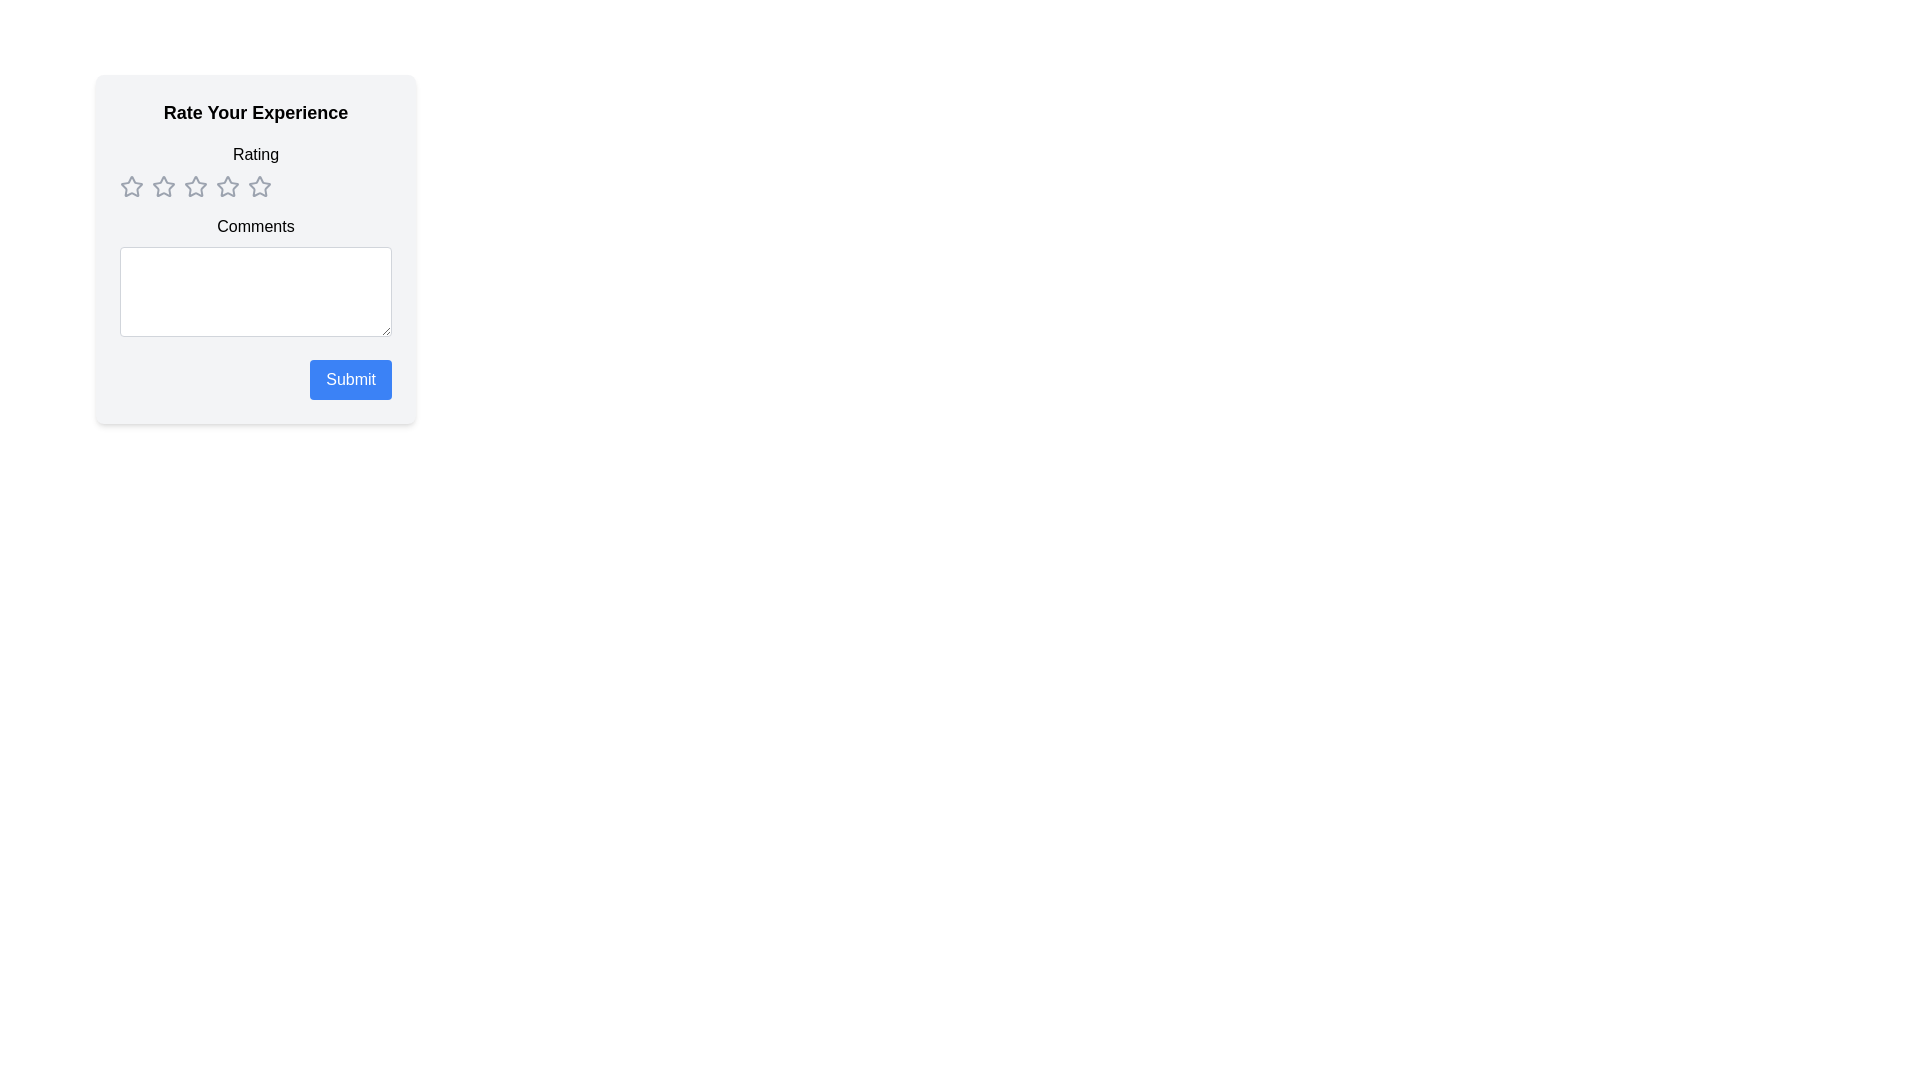 The image size is (1920, 1080). Describe the element at coordinates (196, 186) in the screenshot. I see `the fourth star icon in the rating feature` at that location.